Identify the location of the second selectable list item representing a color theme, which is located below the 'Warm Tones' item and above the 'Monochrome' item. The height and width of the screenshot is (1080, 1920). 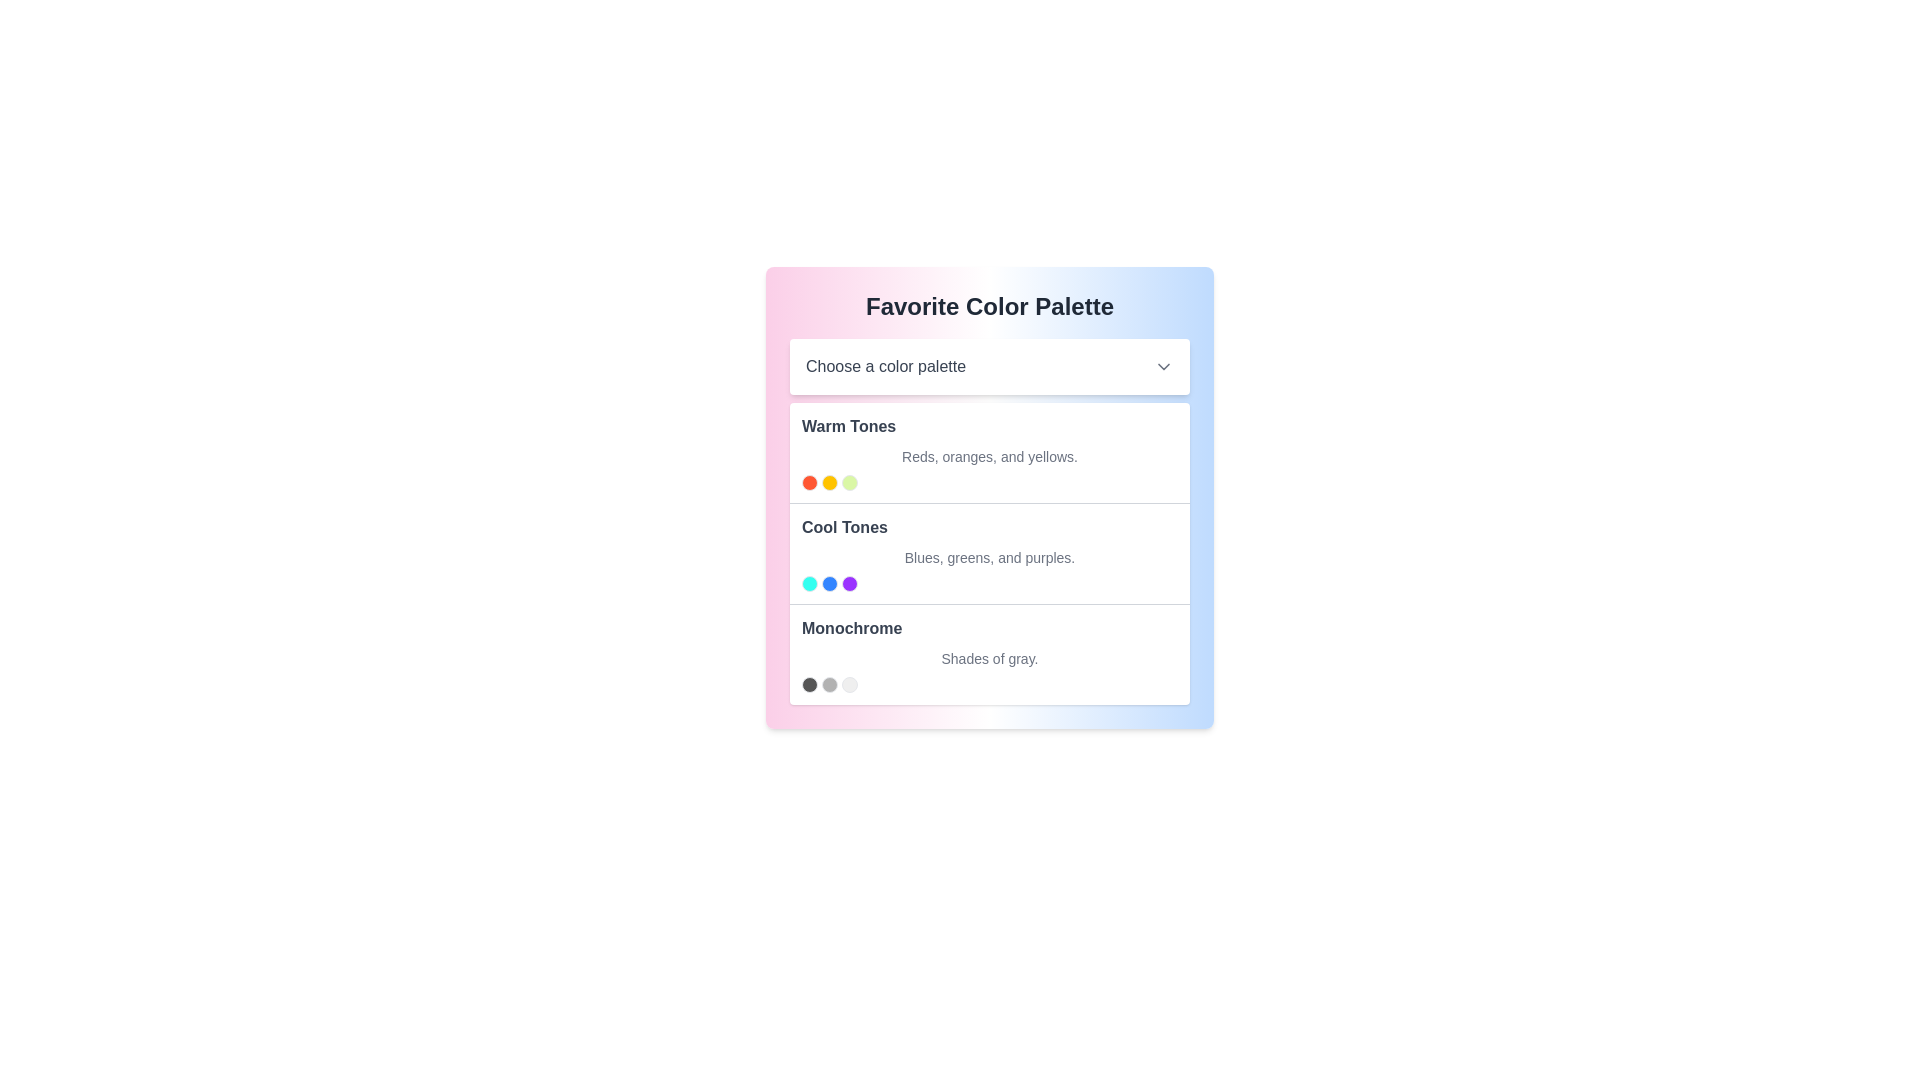
(989, 553).